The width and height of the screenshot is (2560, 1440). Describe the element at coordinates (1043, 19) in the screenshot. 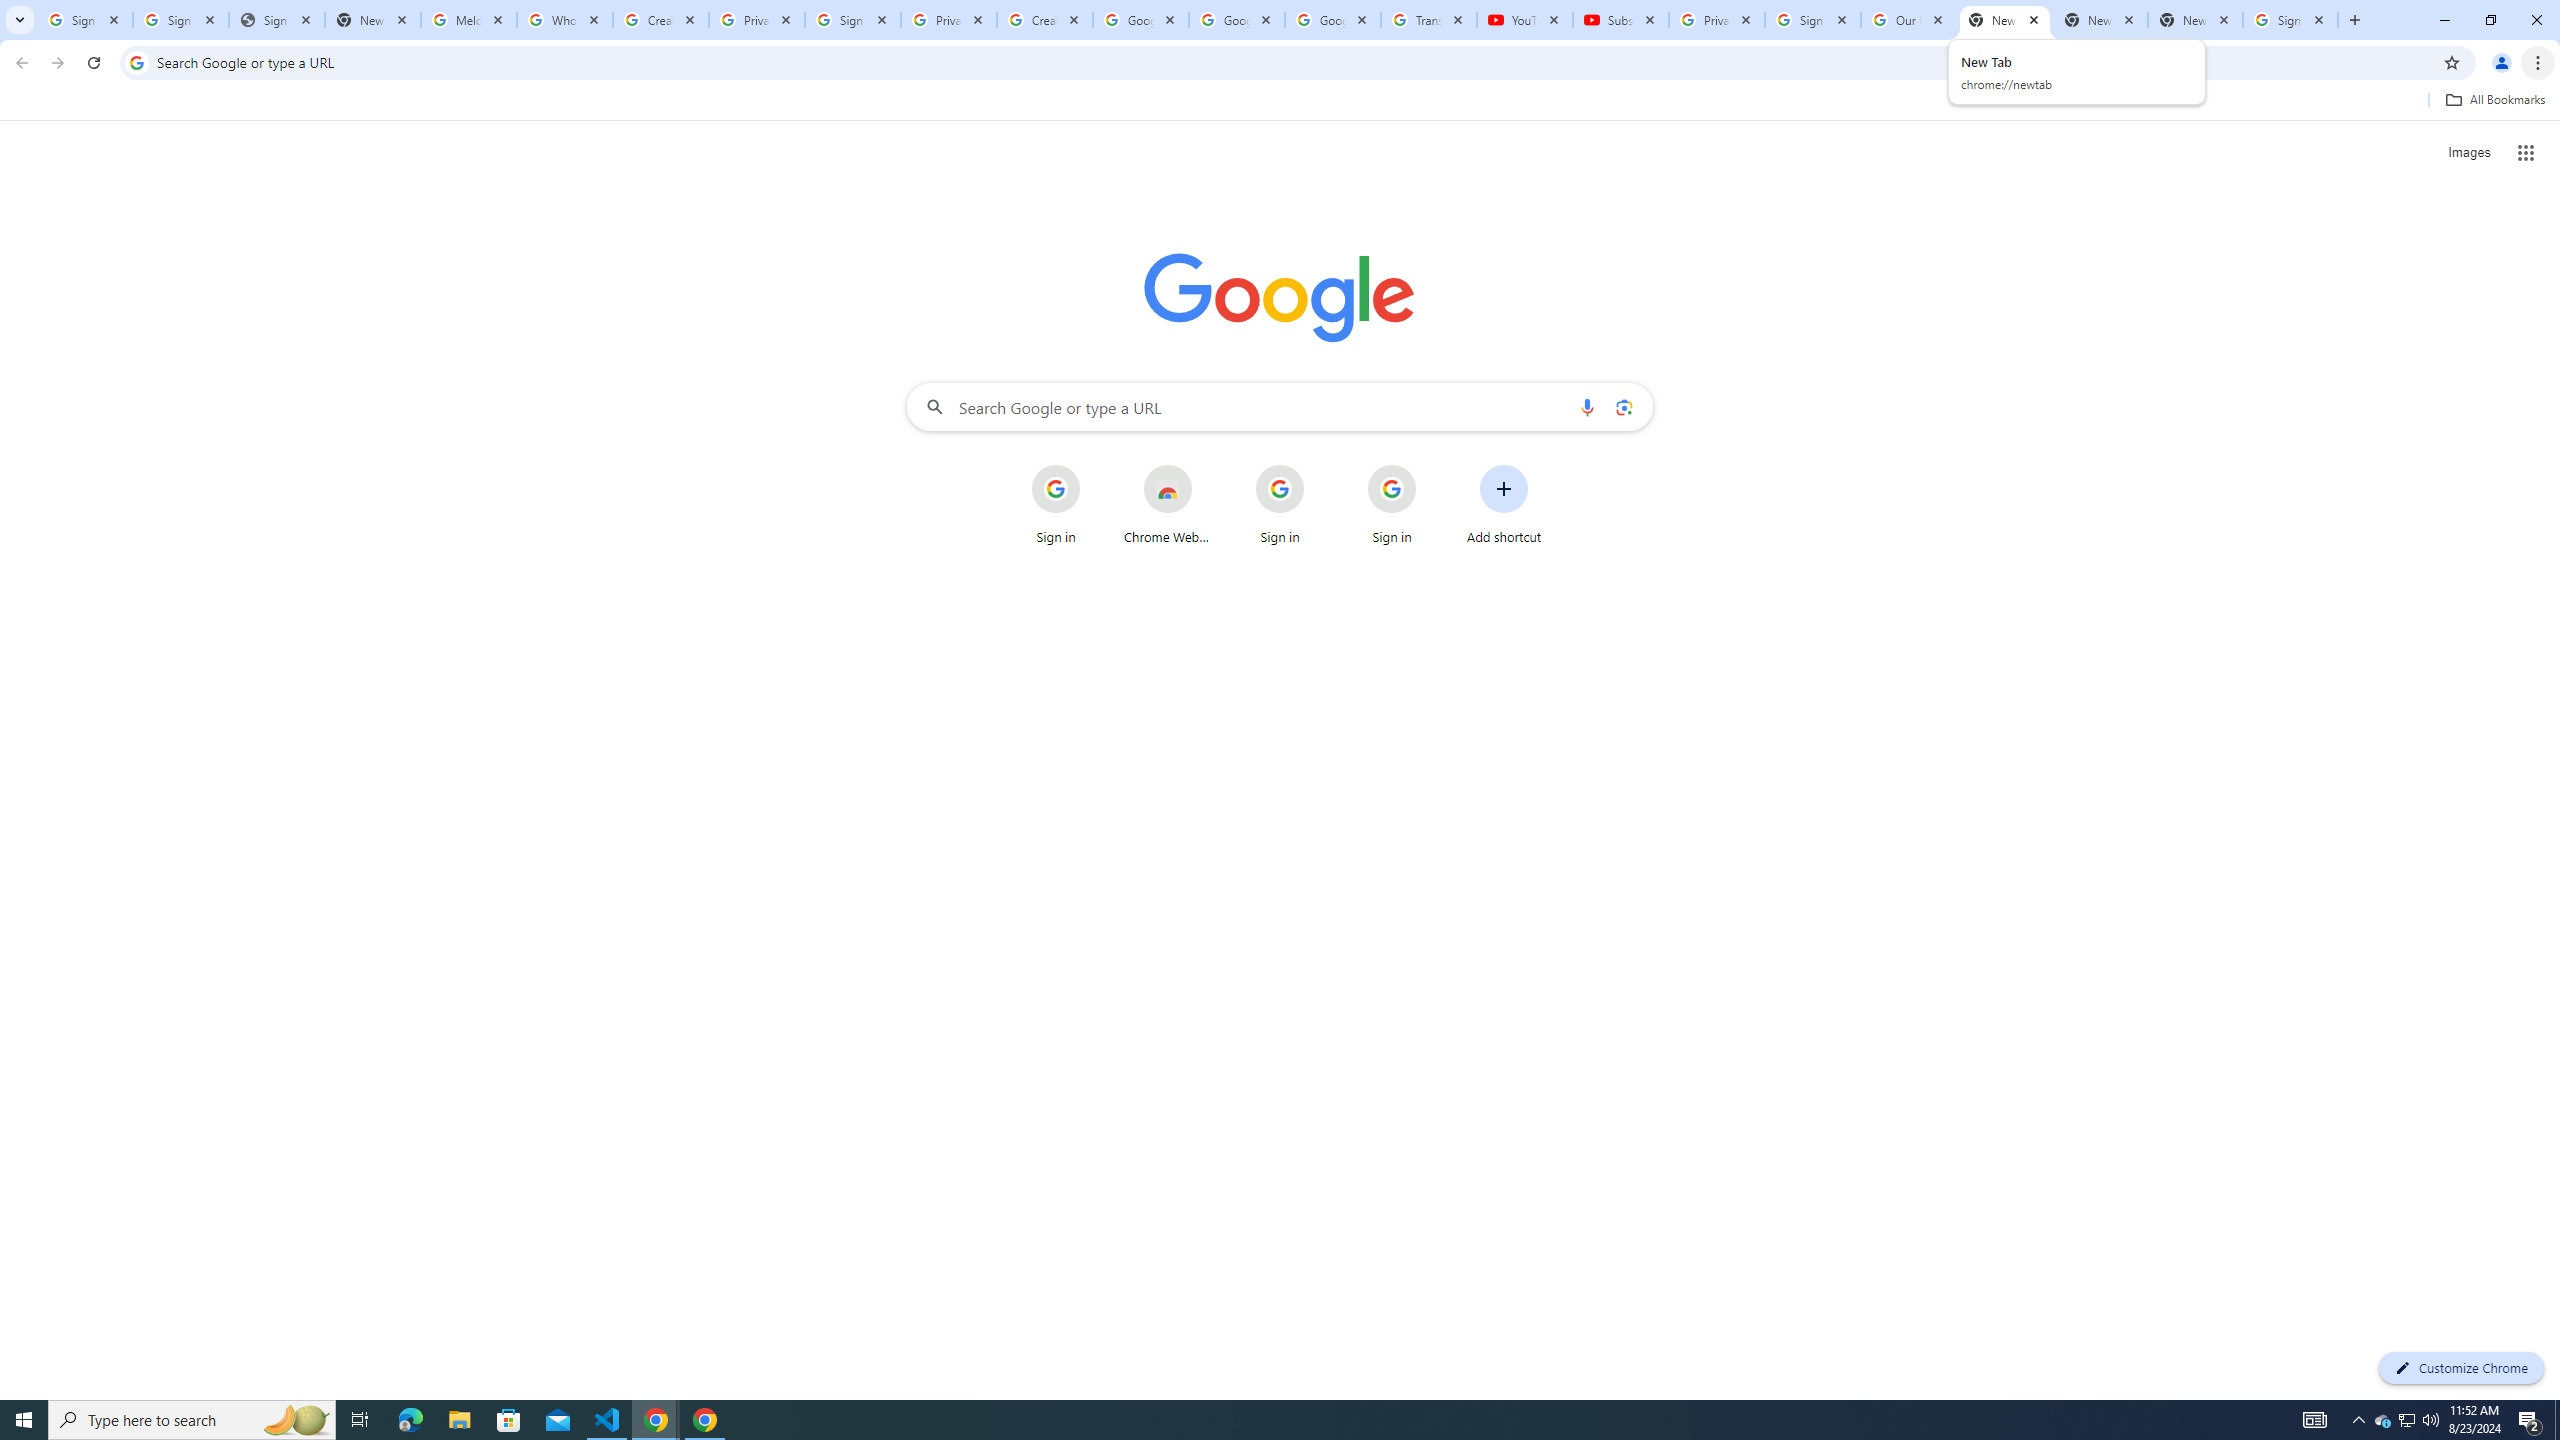

I see `'Create your Google Account'` at that location.